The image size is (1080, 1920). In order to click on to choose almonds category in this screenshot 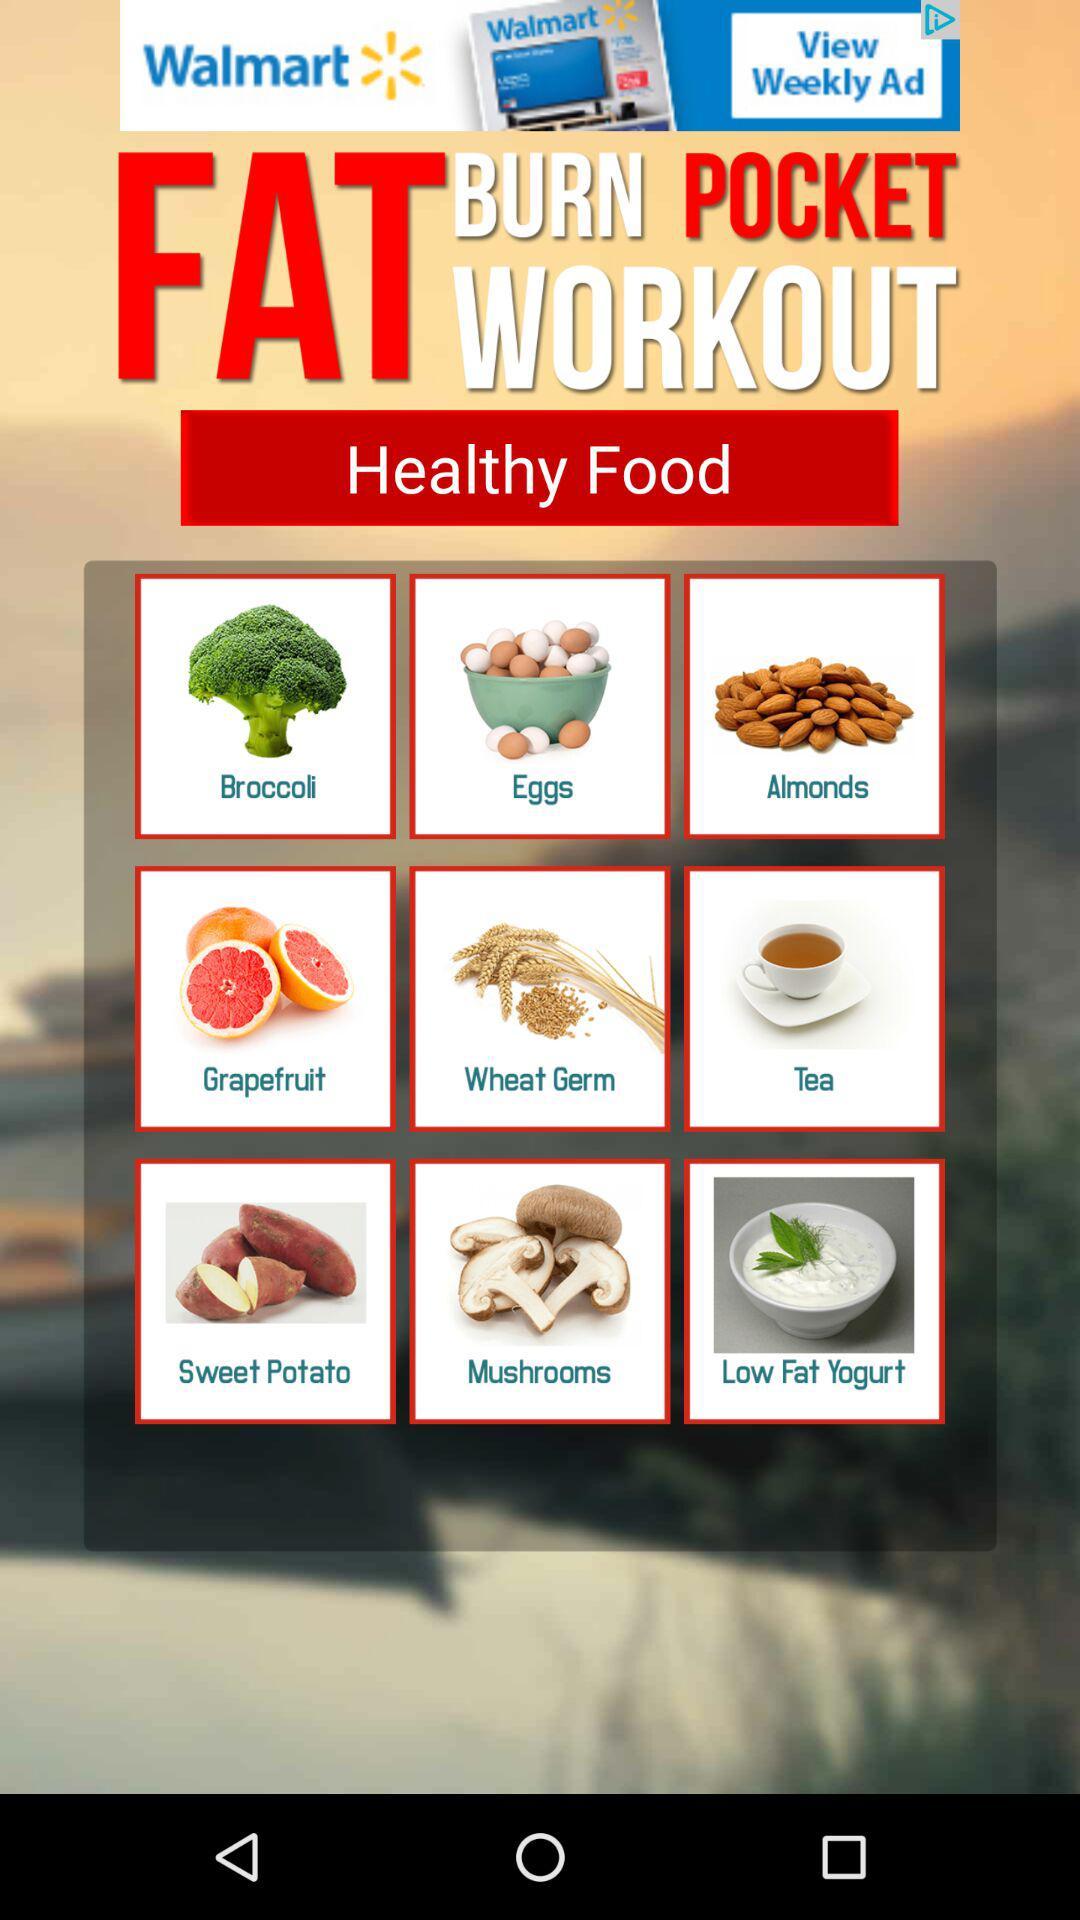, I will do `click(814, 706)`.